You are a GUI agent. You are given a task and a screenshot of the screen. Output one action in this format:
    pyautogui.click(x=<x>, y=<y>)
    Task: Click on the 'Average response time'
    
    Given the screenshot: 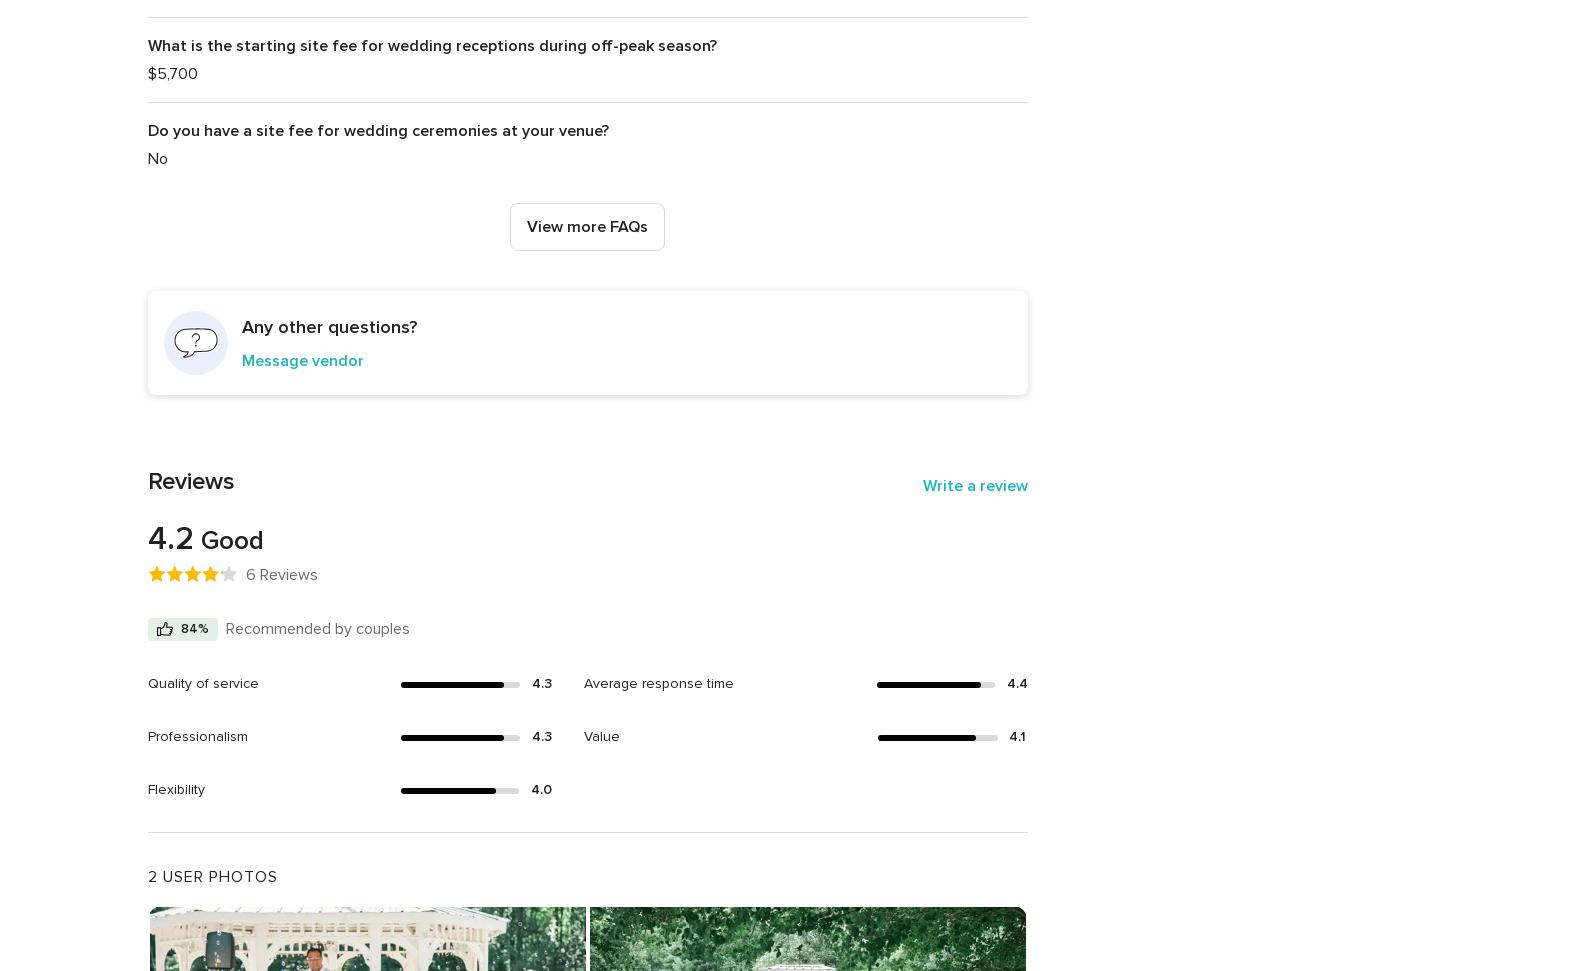 What is the action you would take?
    pyautogui.click(x=658, y=683)
    